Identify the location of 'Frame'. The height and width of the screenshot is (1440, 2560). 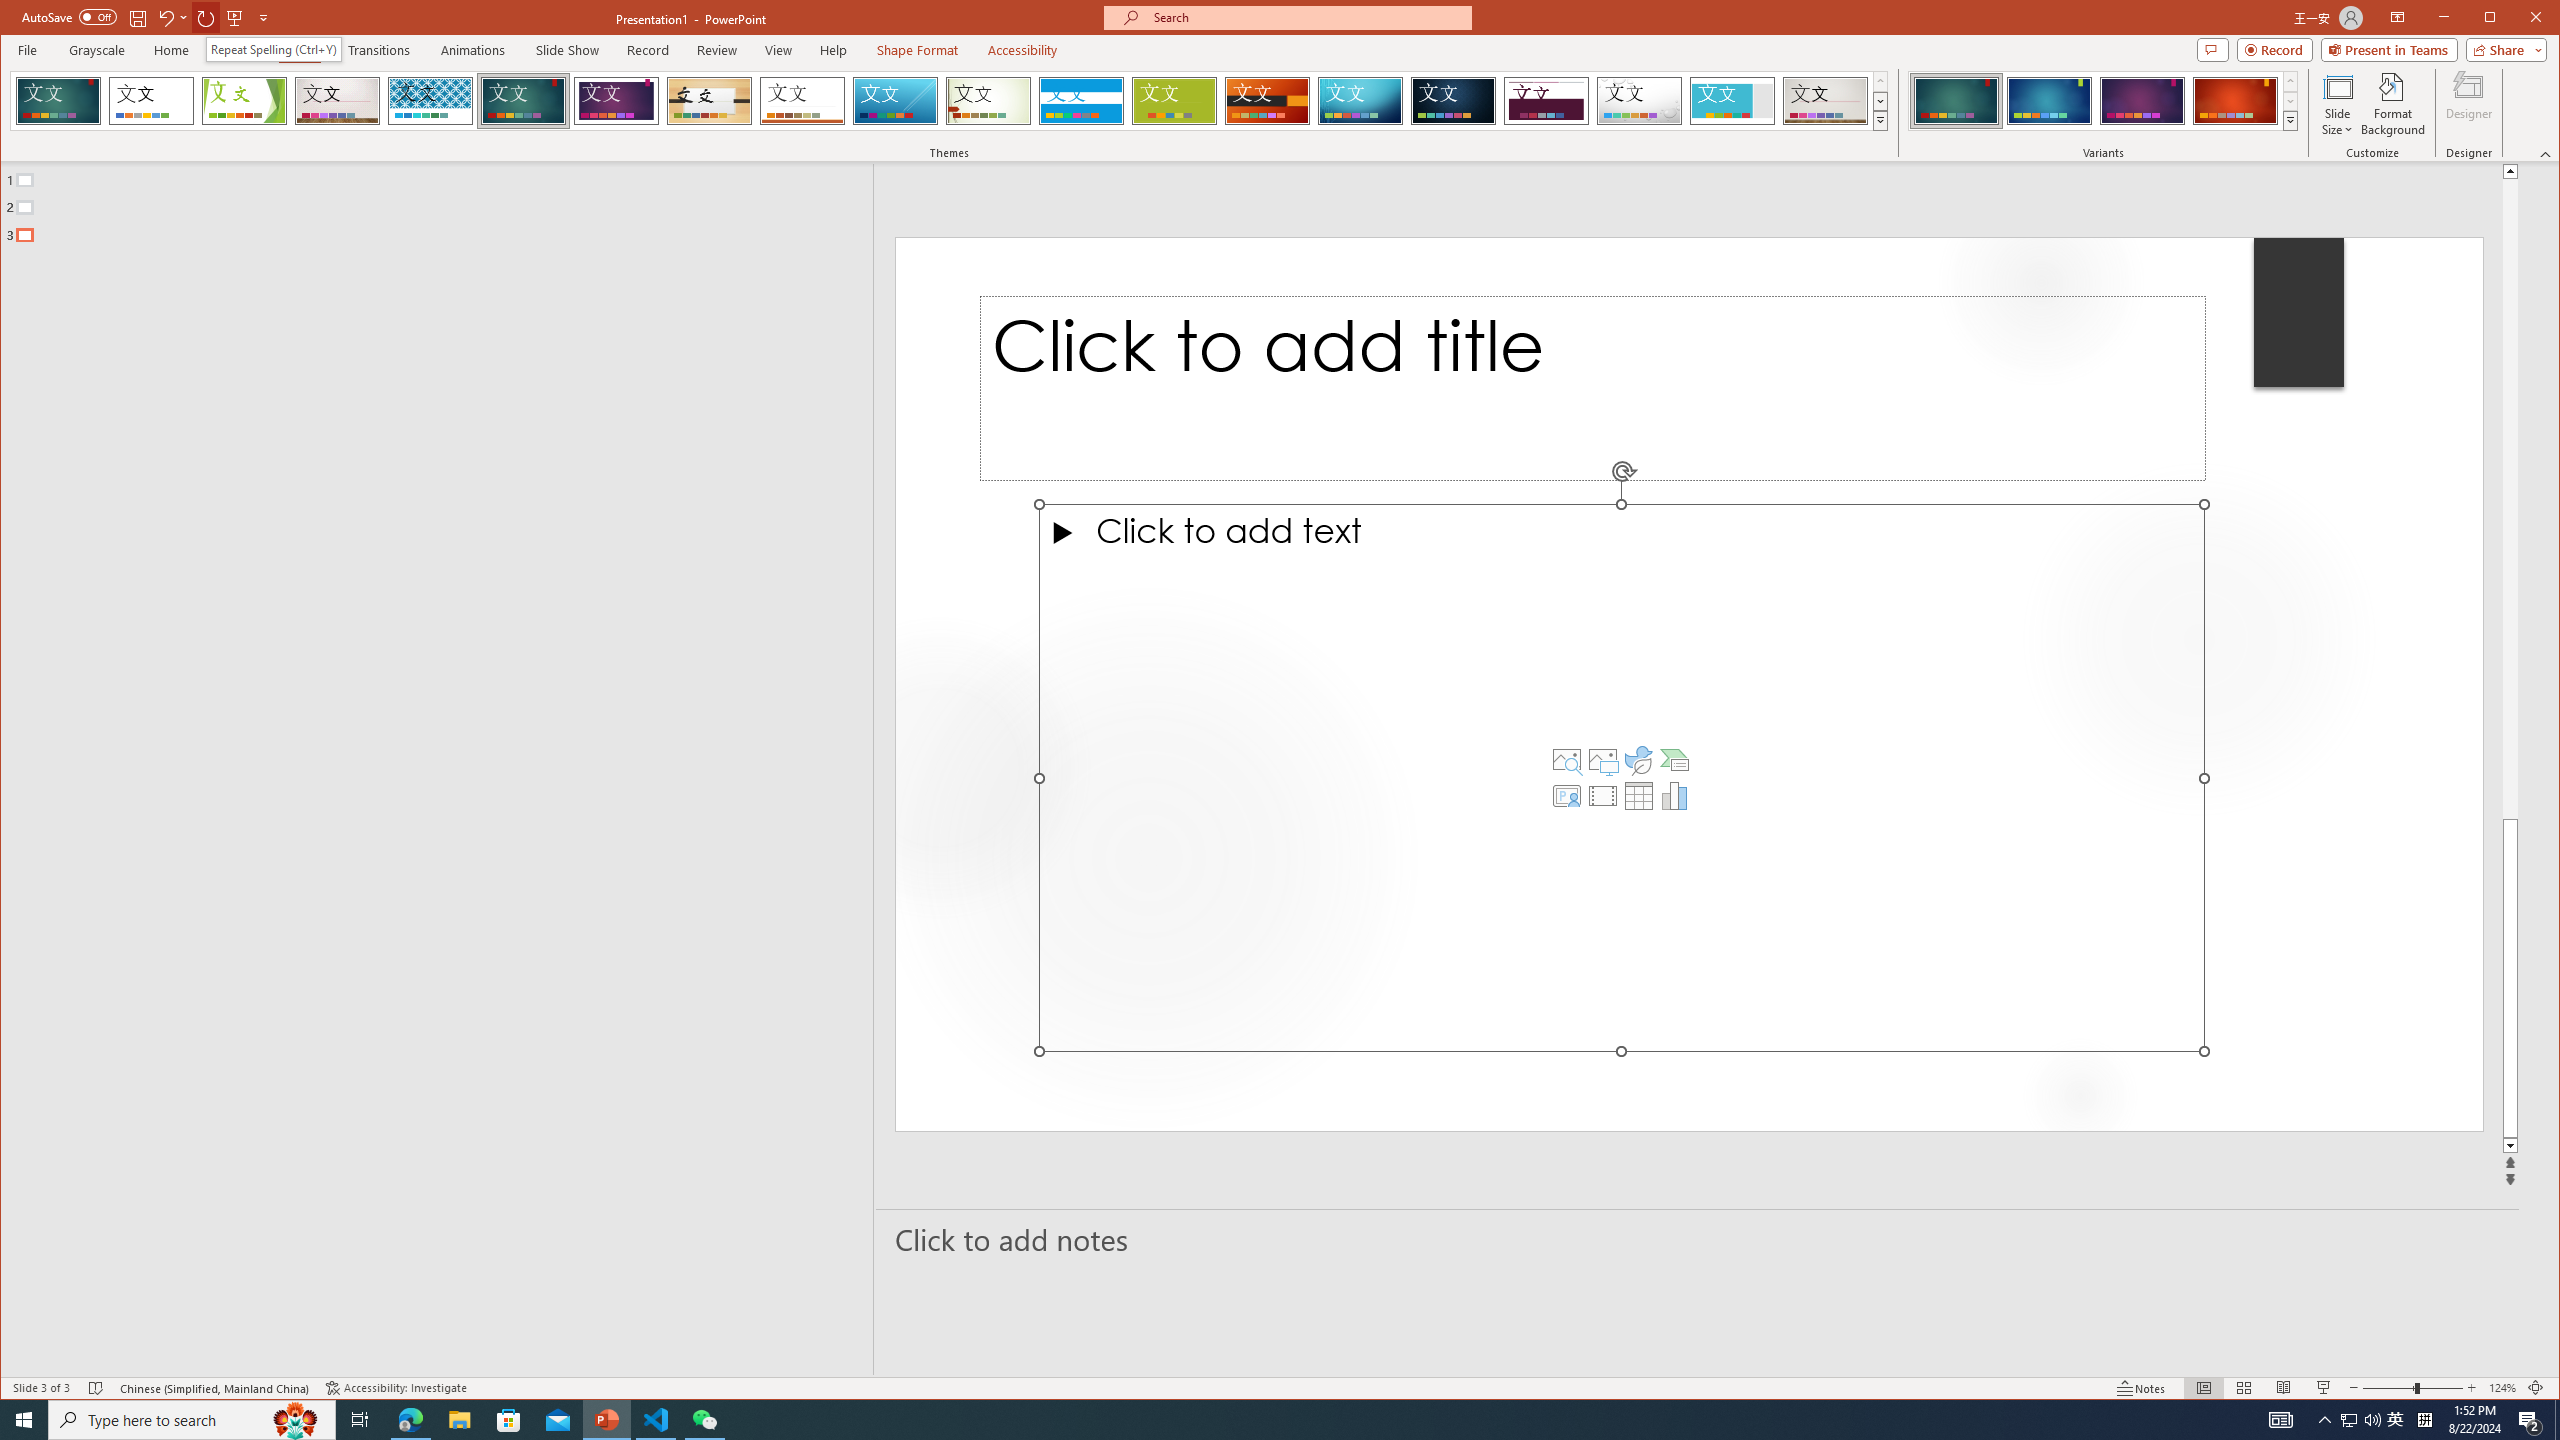
(1732, 100).